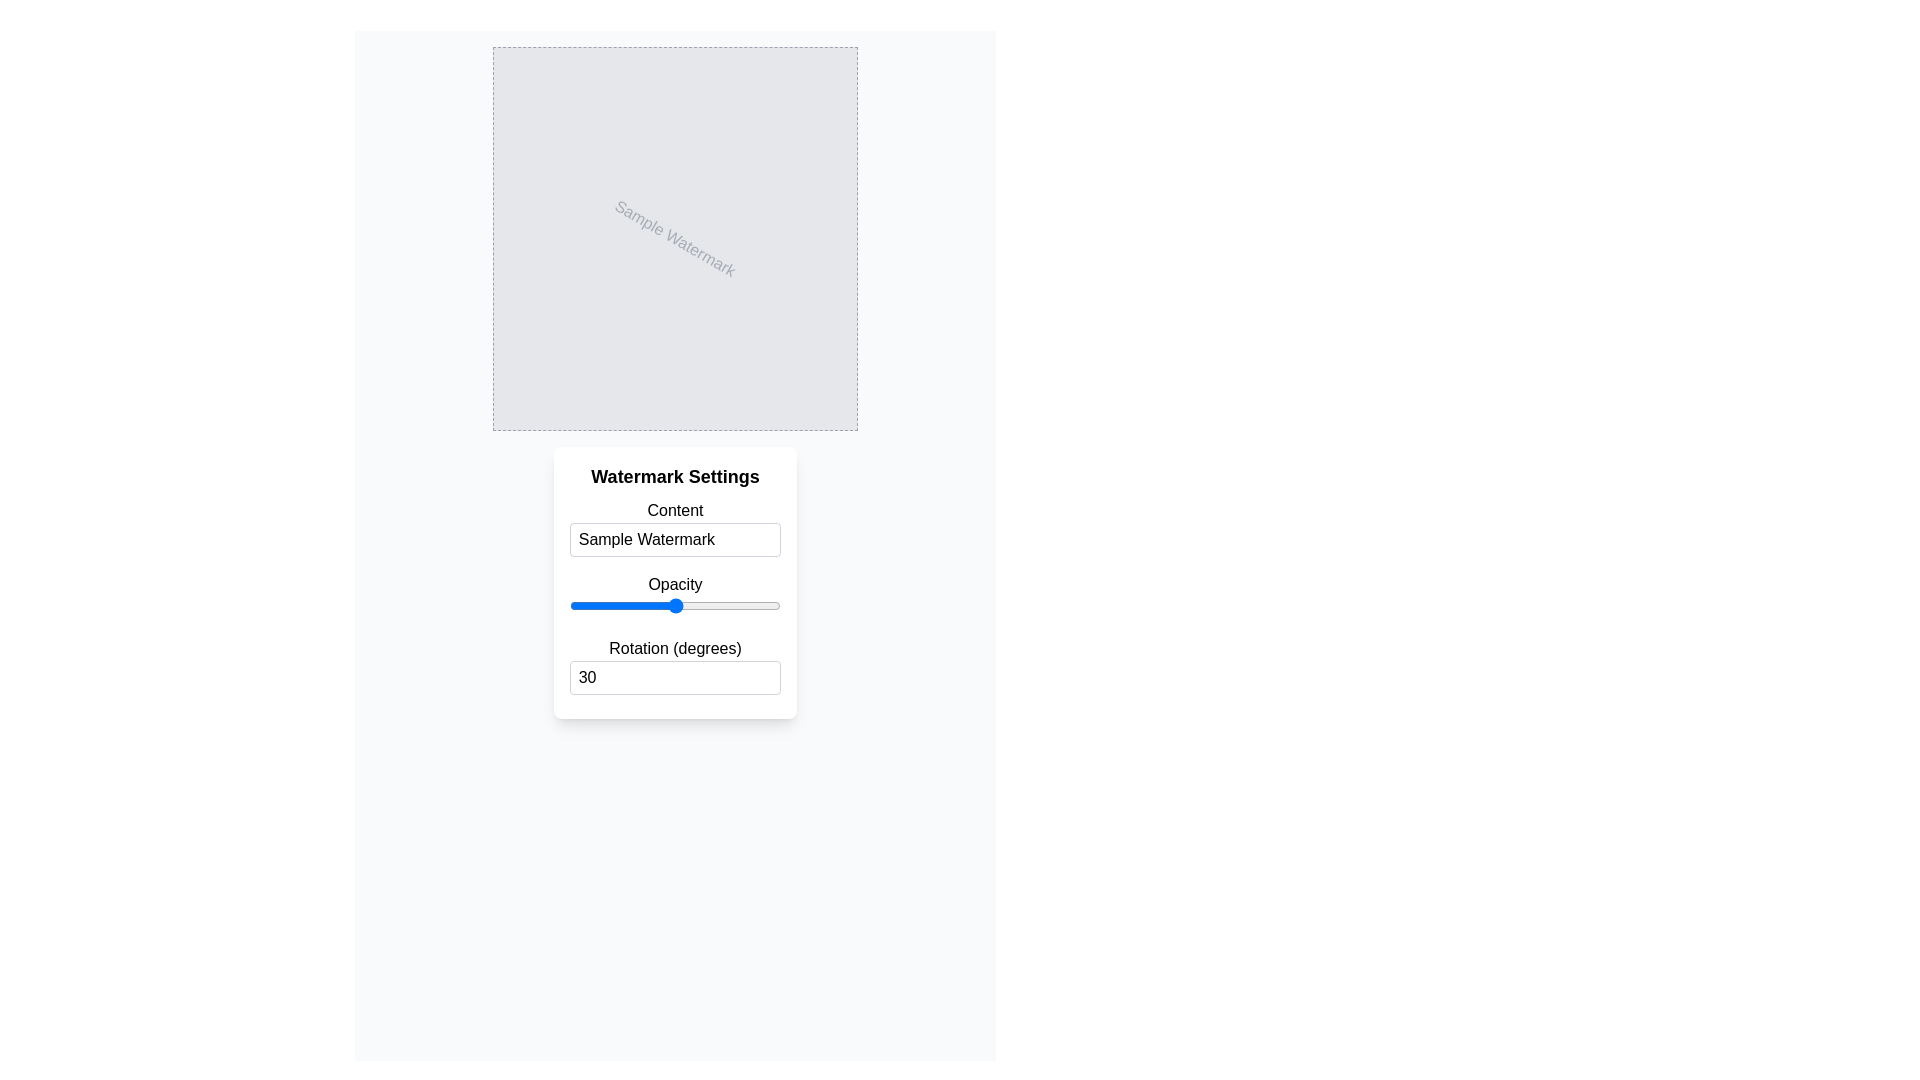  What do you see at coordinates (568, 604) in the screenshot?
I see `the opacity` at bounding box center [568, 604].